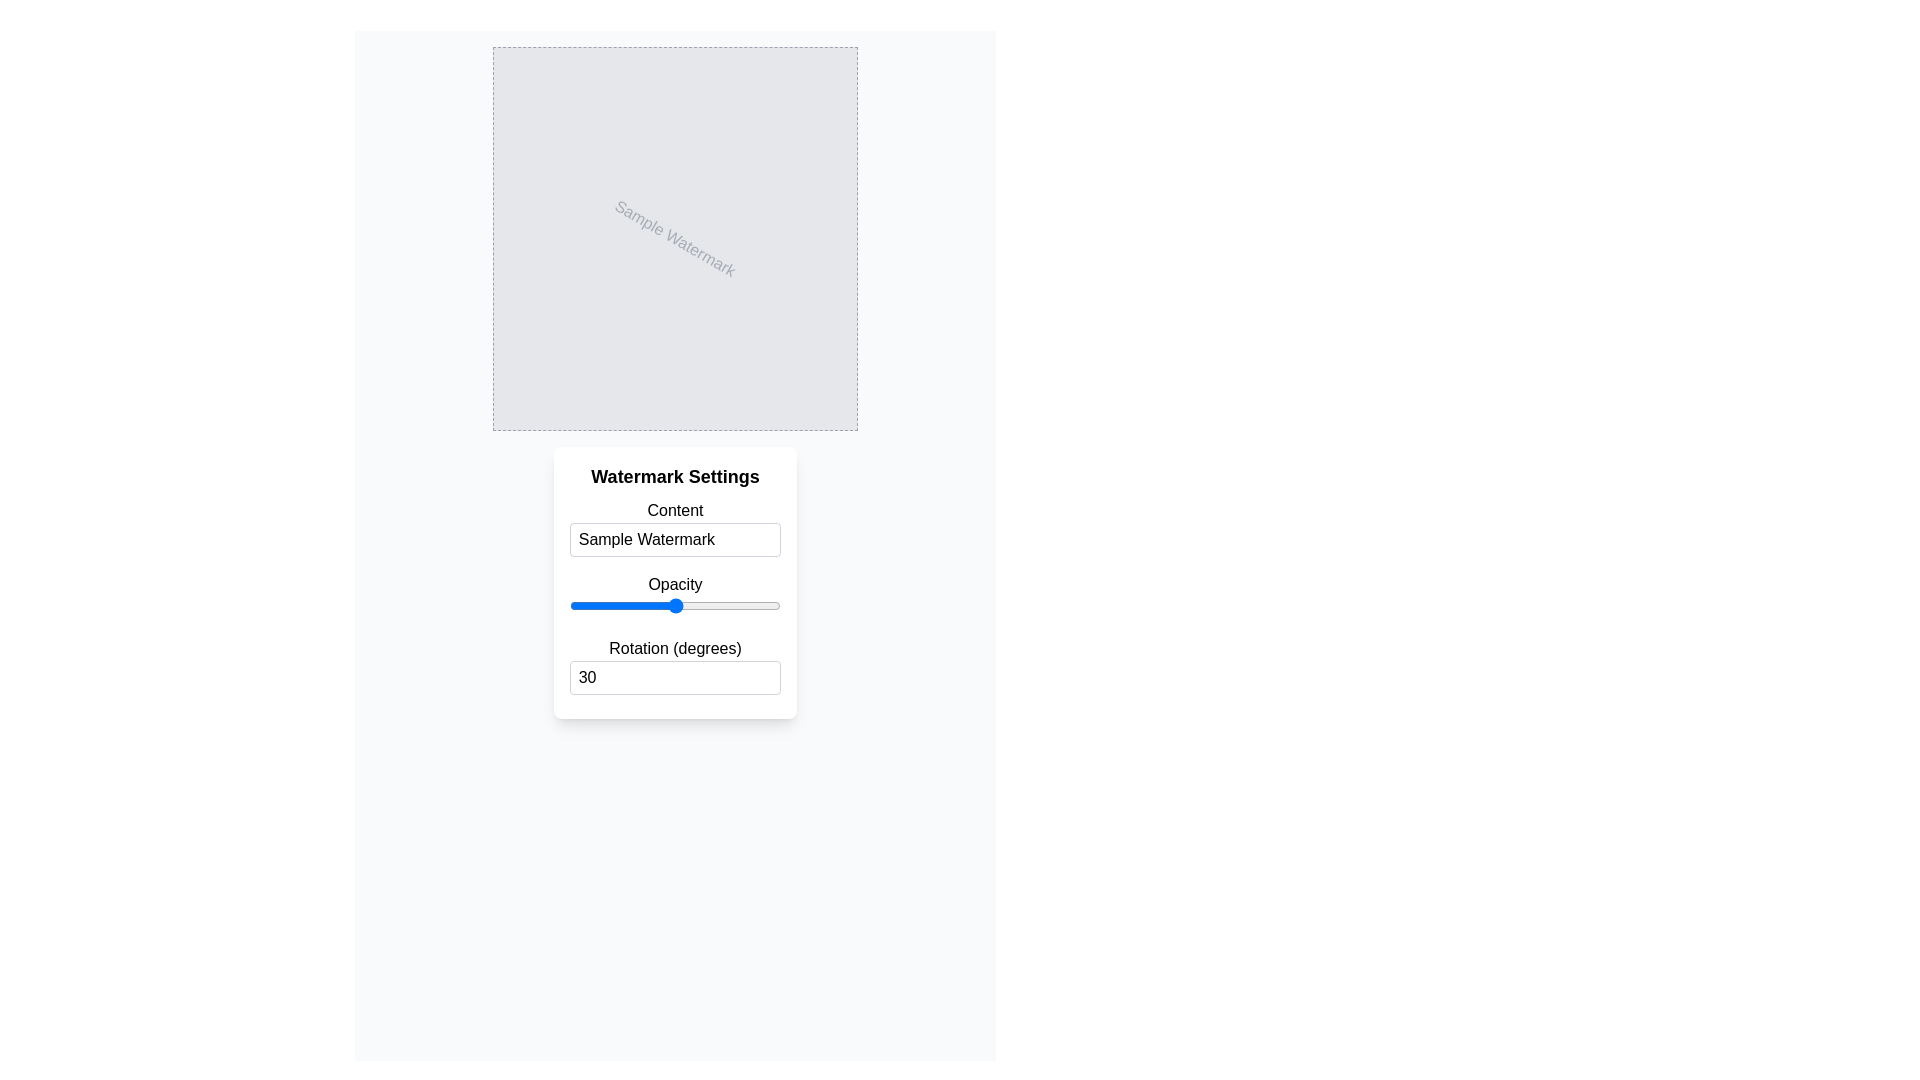  What do you see at coordinates (568, 604) in the screenshot?
I see `the opacity` at bounding box center [568, 604].